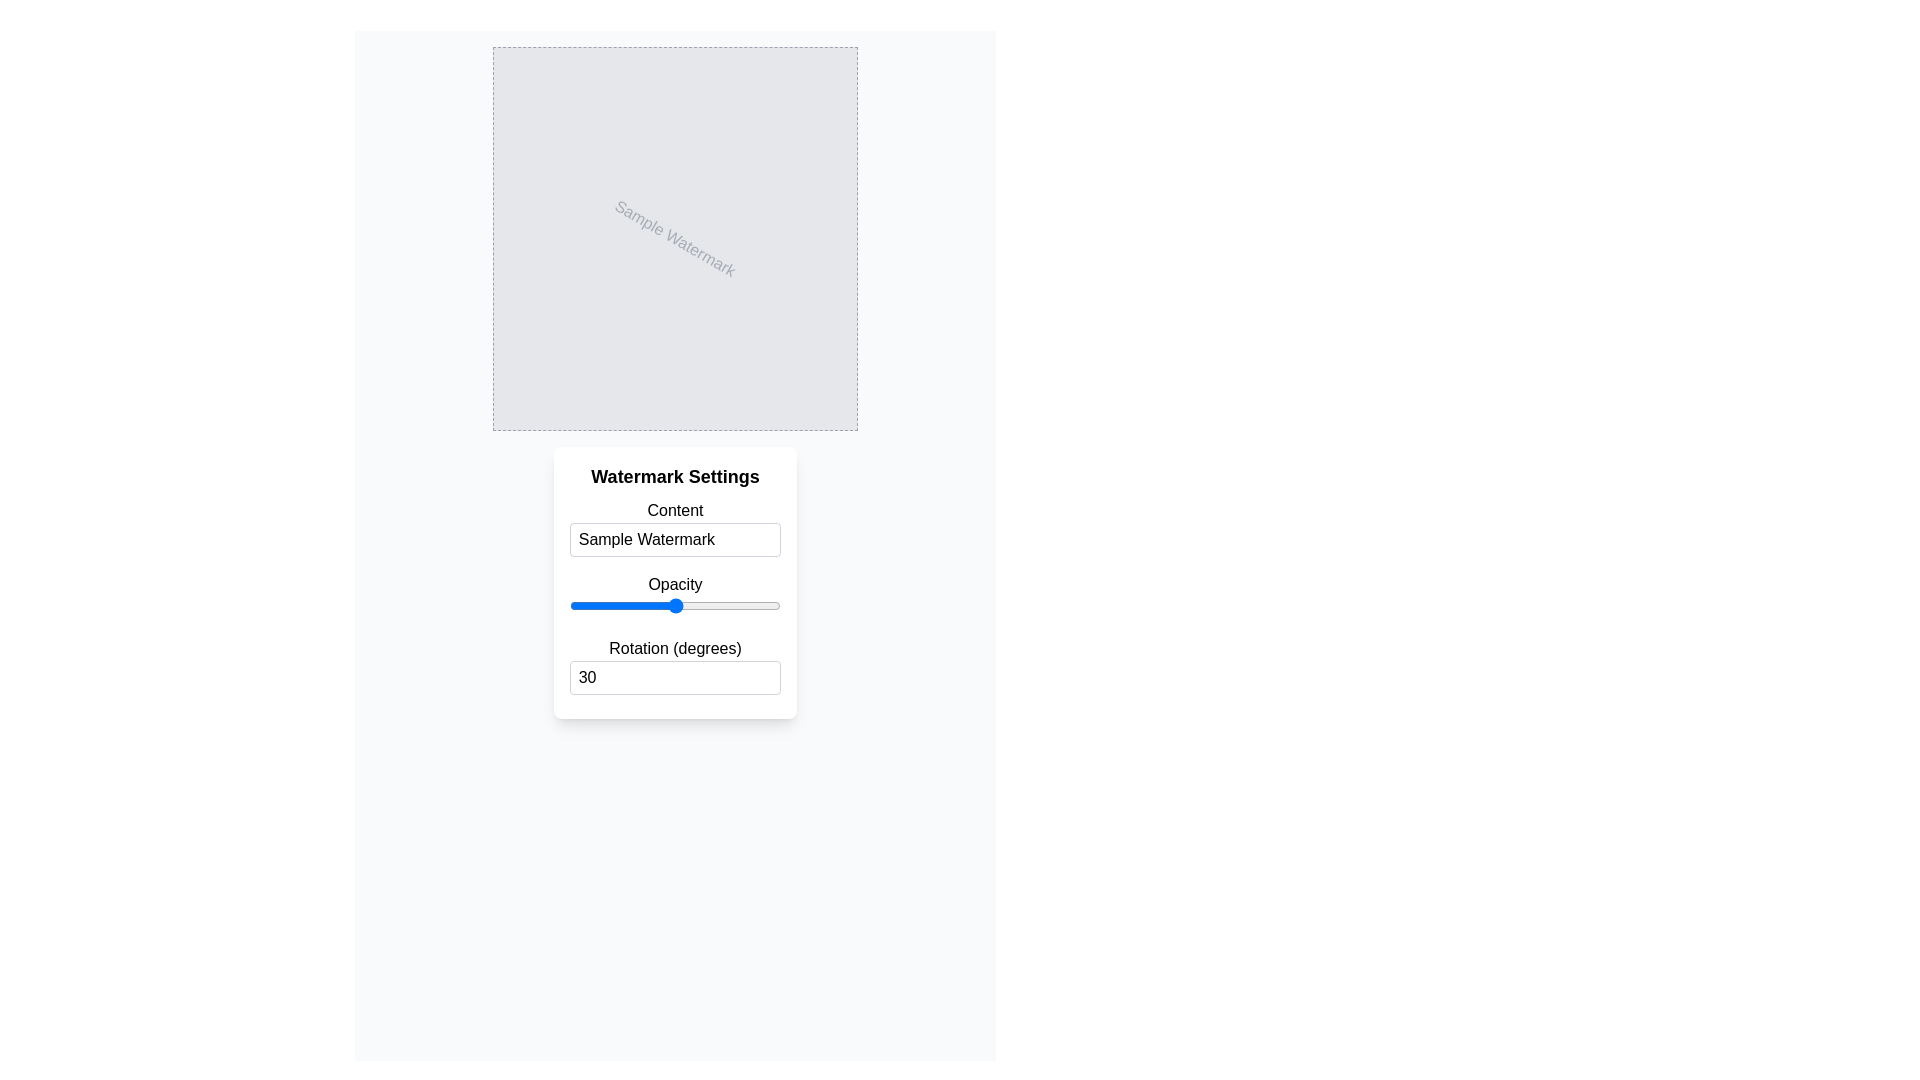  What do you see at coordinates (568, 604) in the screenshot?
I see `the opacity` at bounding box center [568, 604].